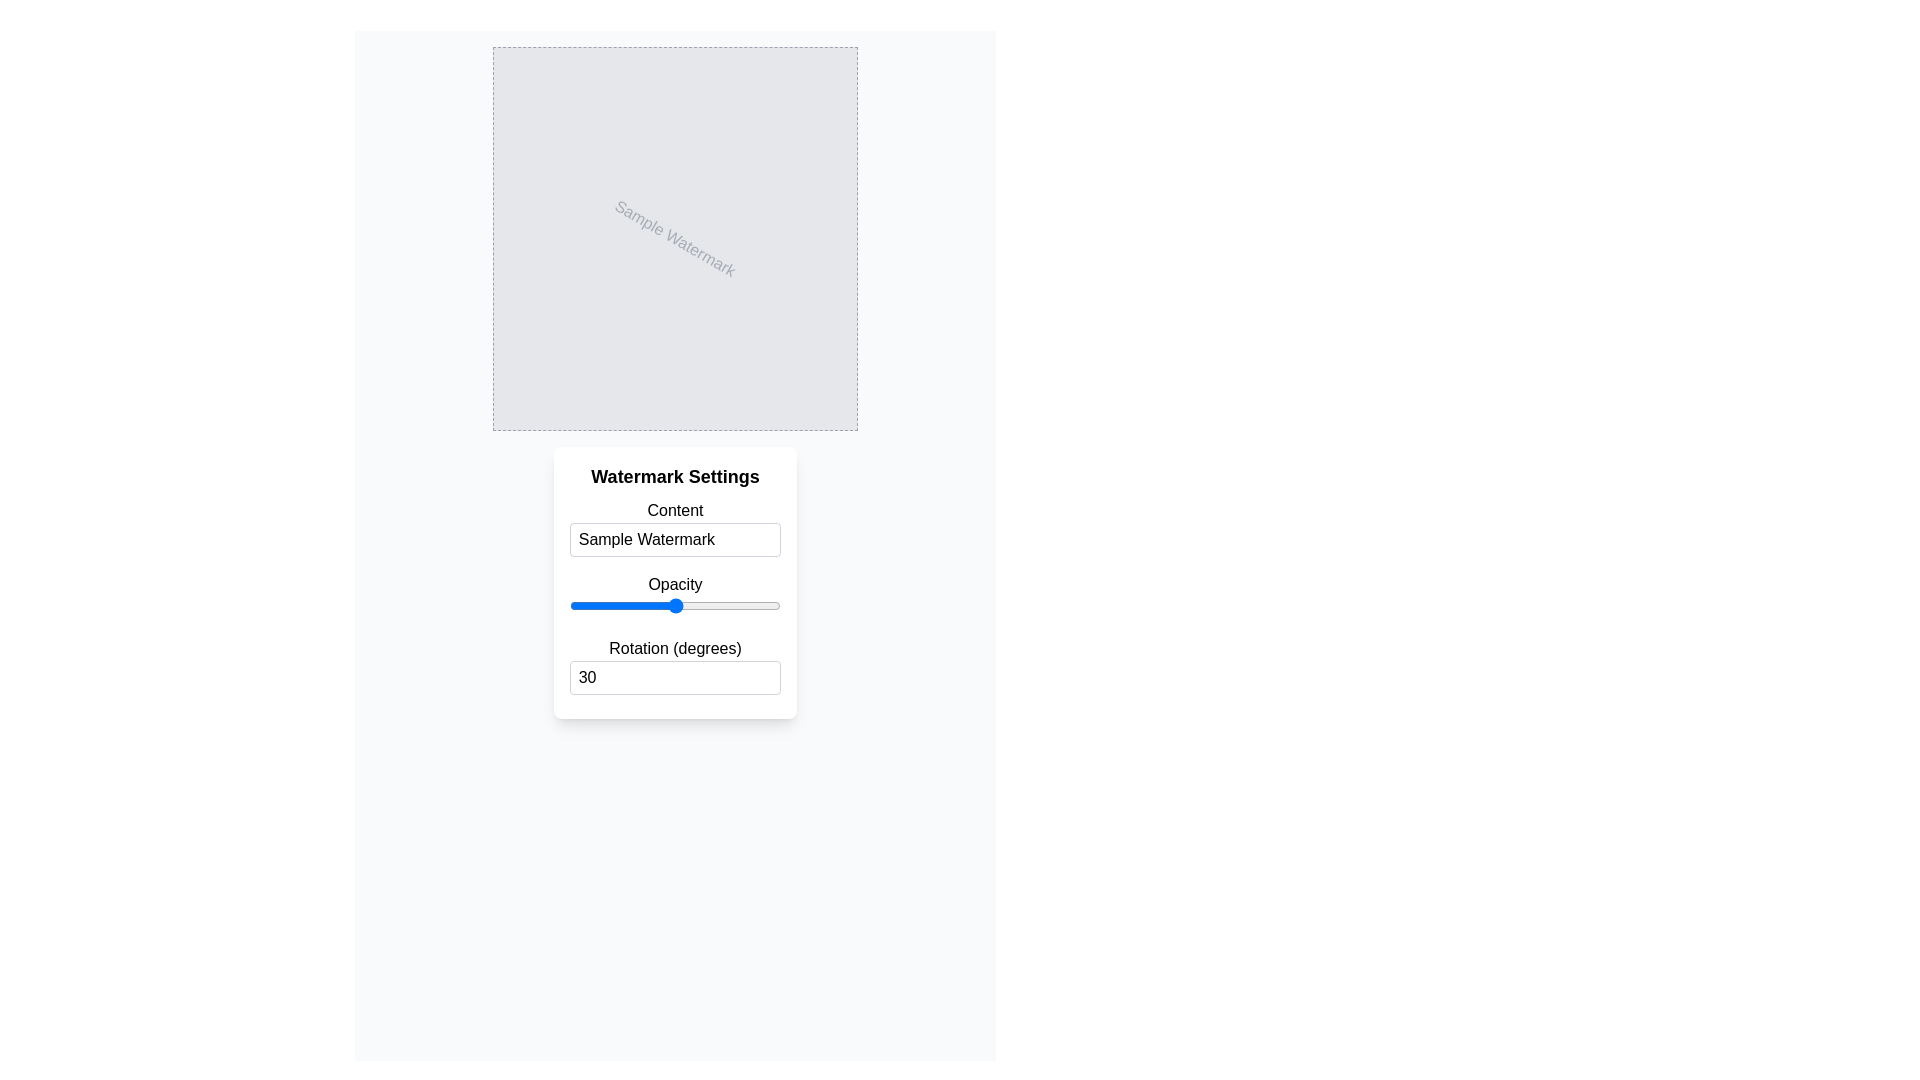  What do you see at coordinates (568, 604) in the screenshot?
I see `the opacity` at bounding box center [568, 604].